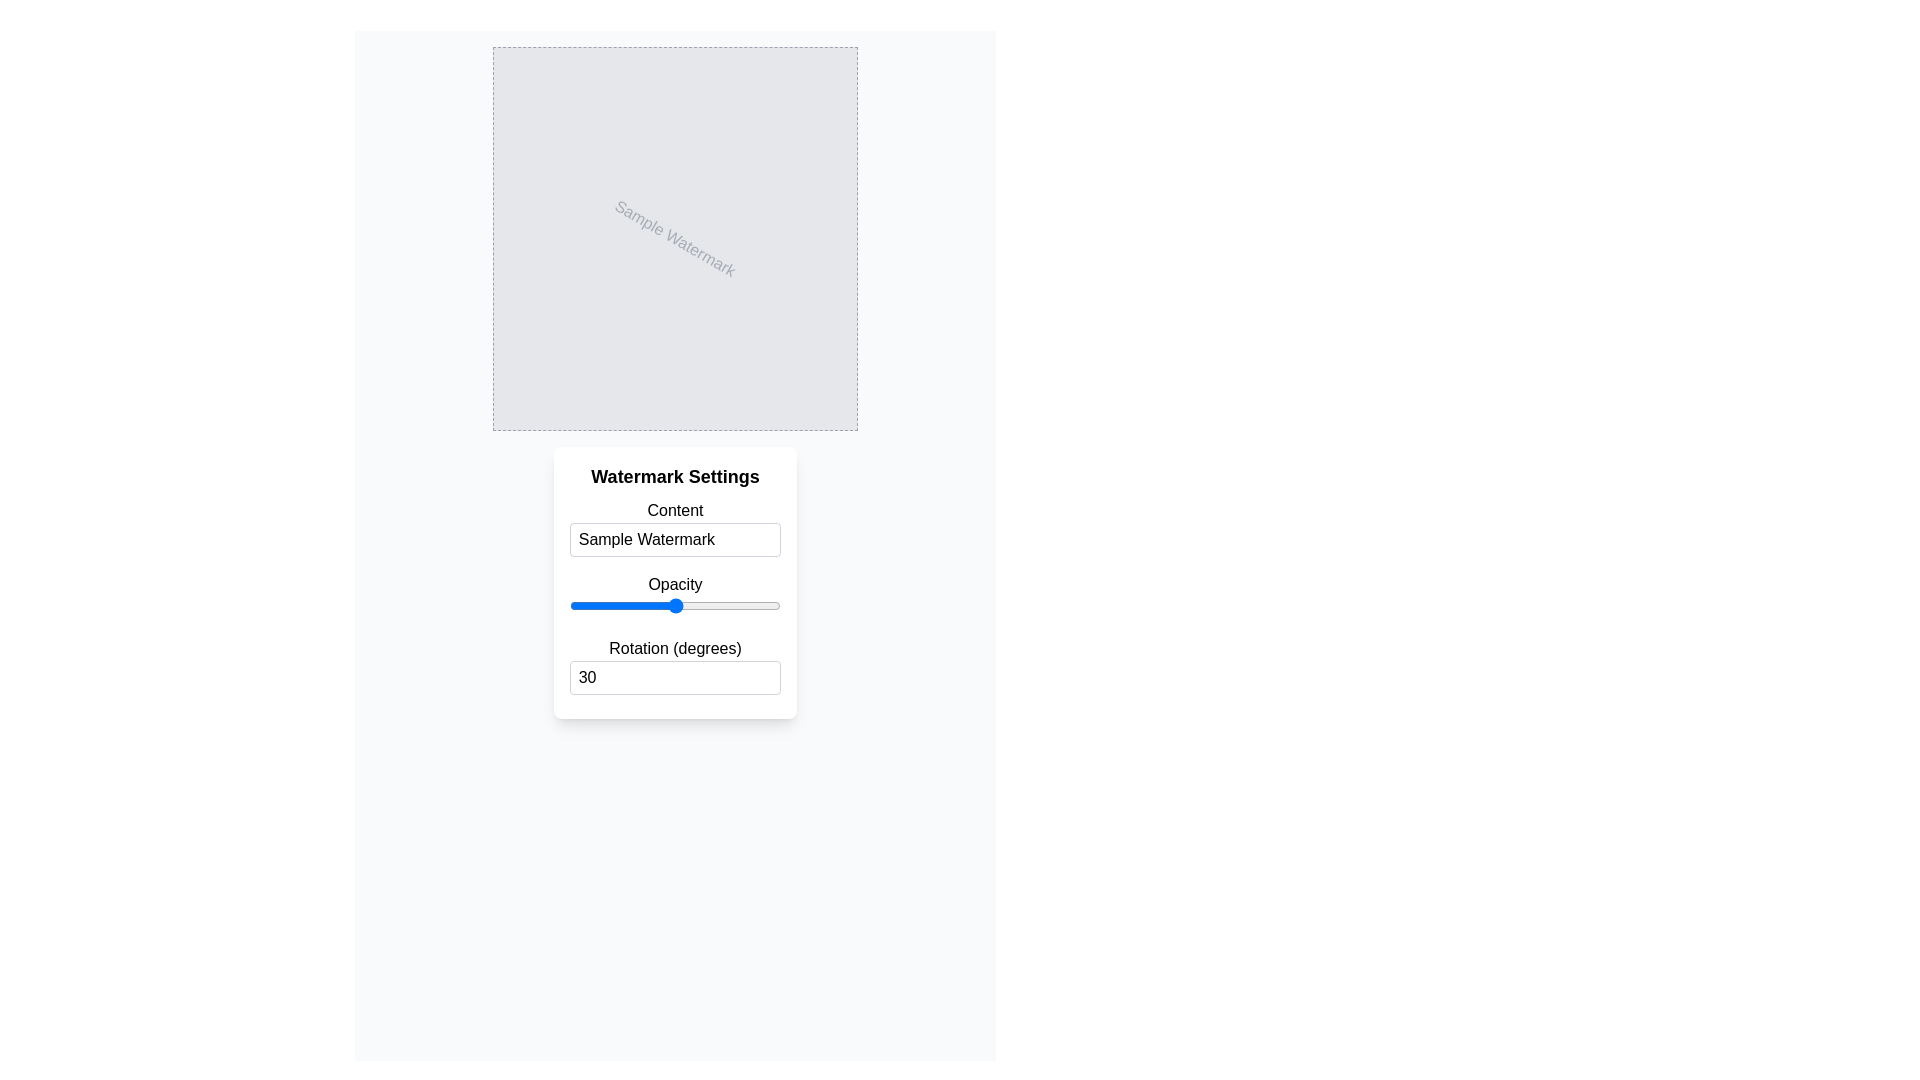  What do you see at coordinates (568, 604) in the screenshot?
I see `the opacity` at bounding box center [568, 604].